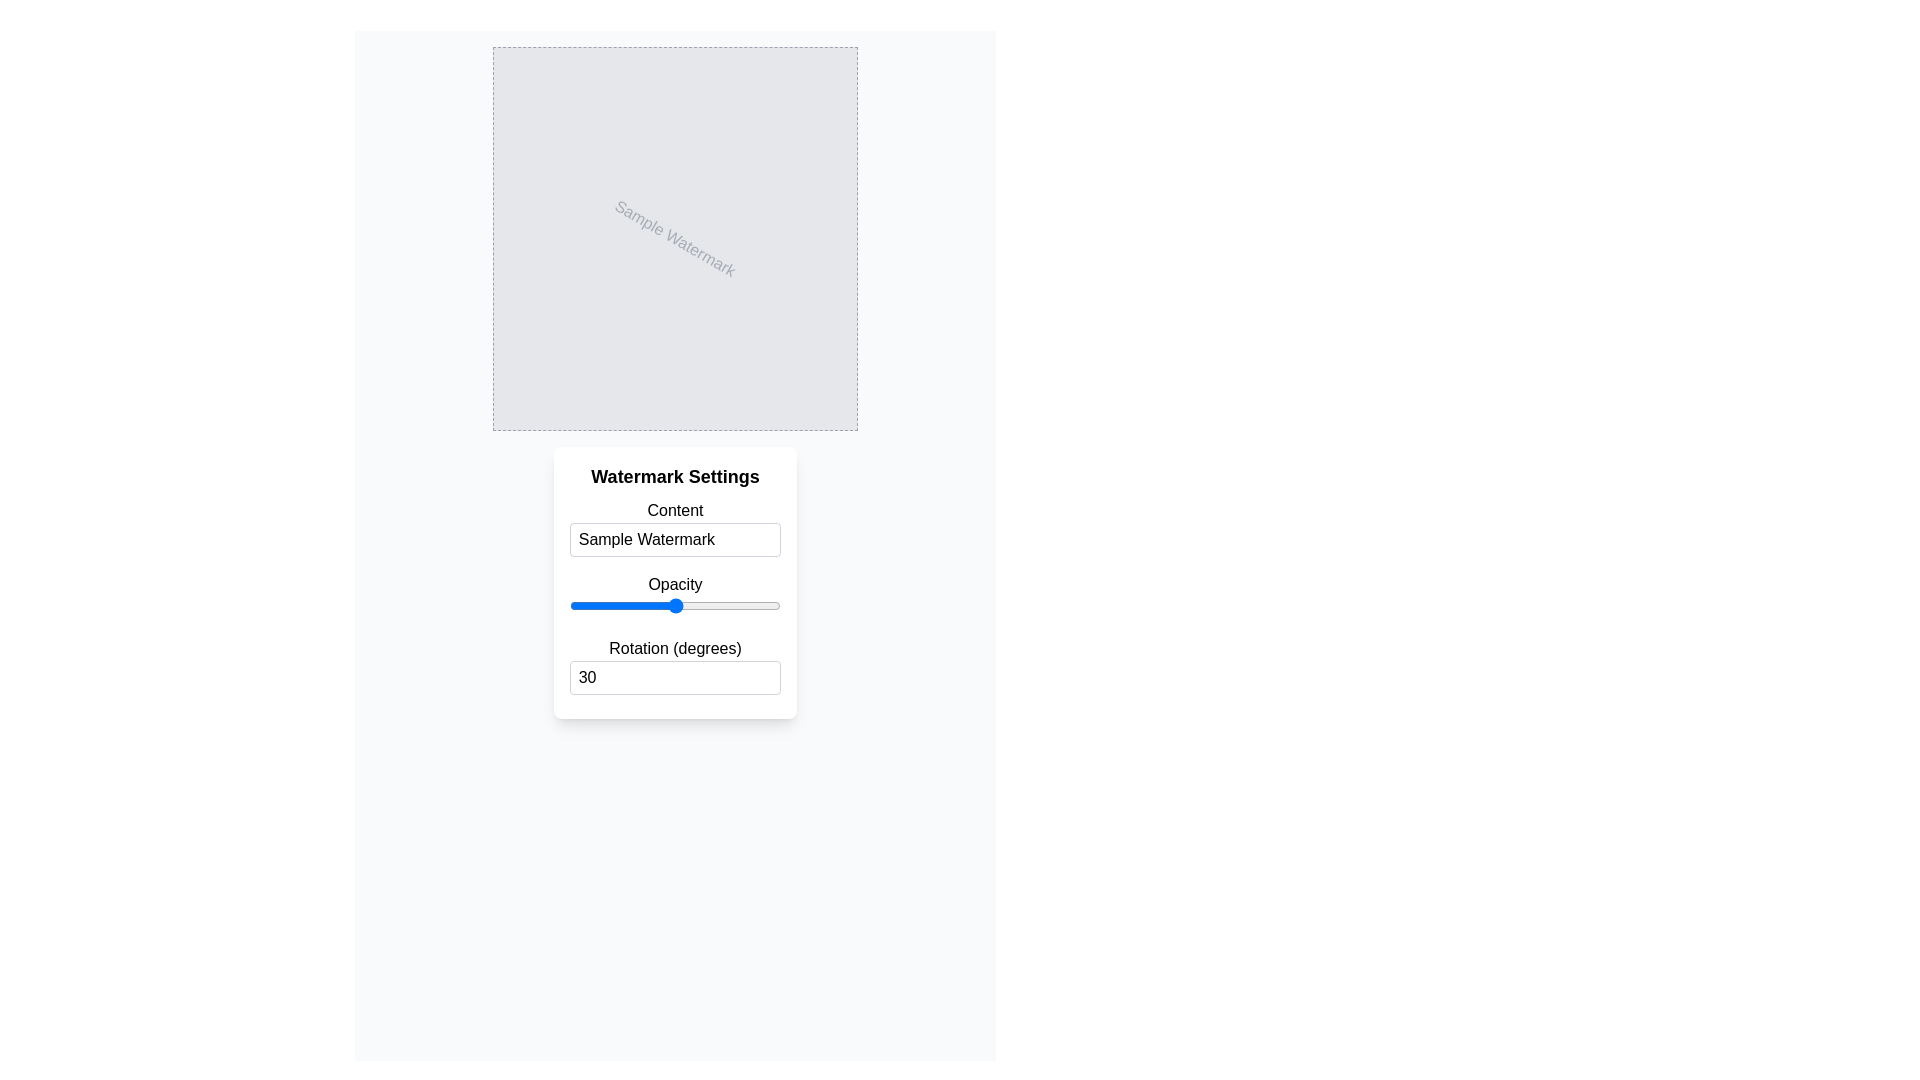  What do you see at coordinates (568, 604) in the screenshot?
I see `the opacity` at bounding box center [568, 604].